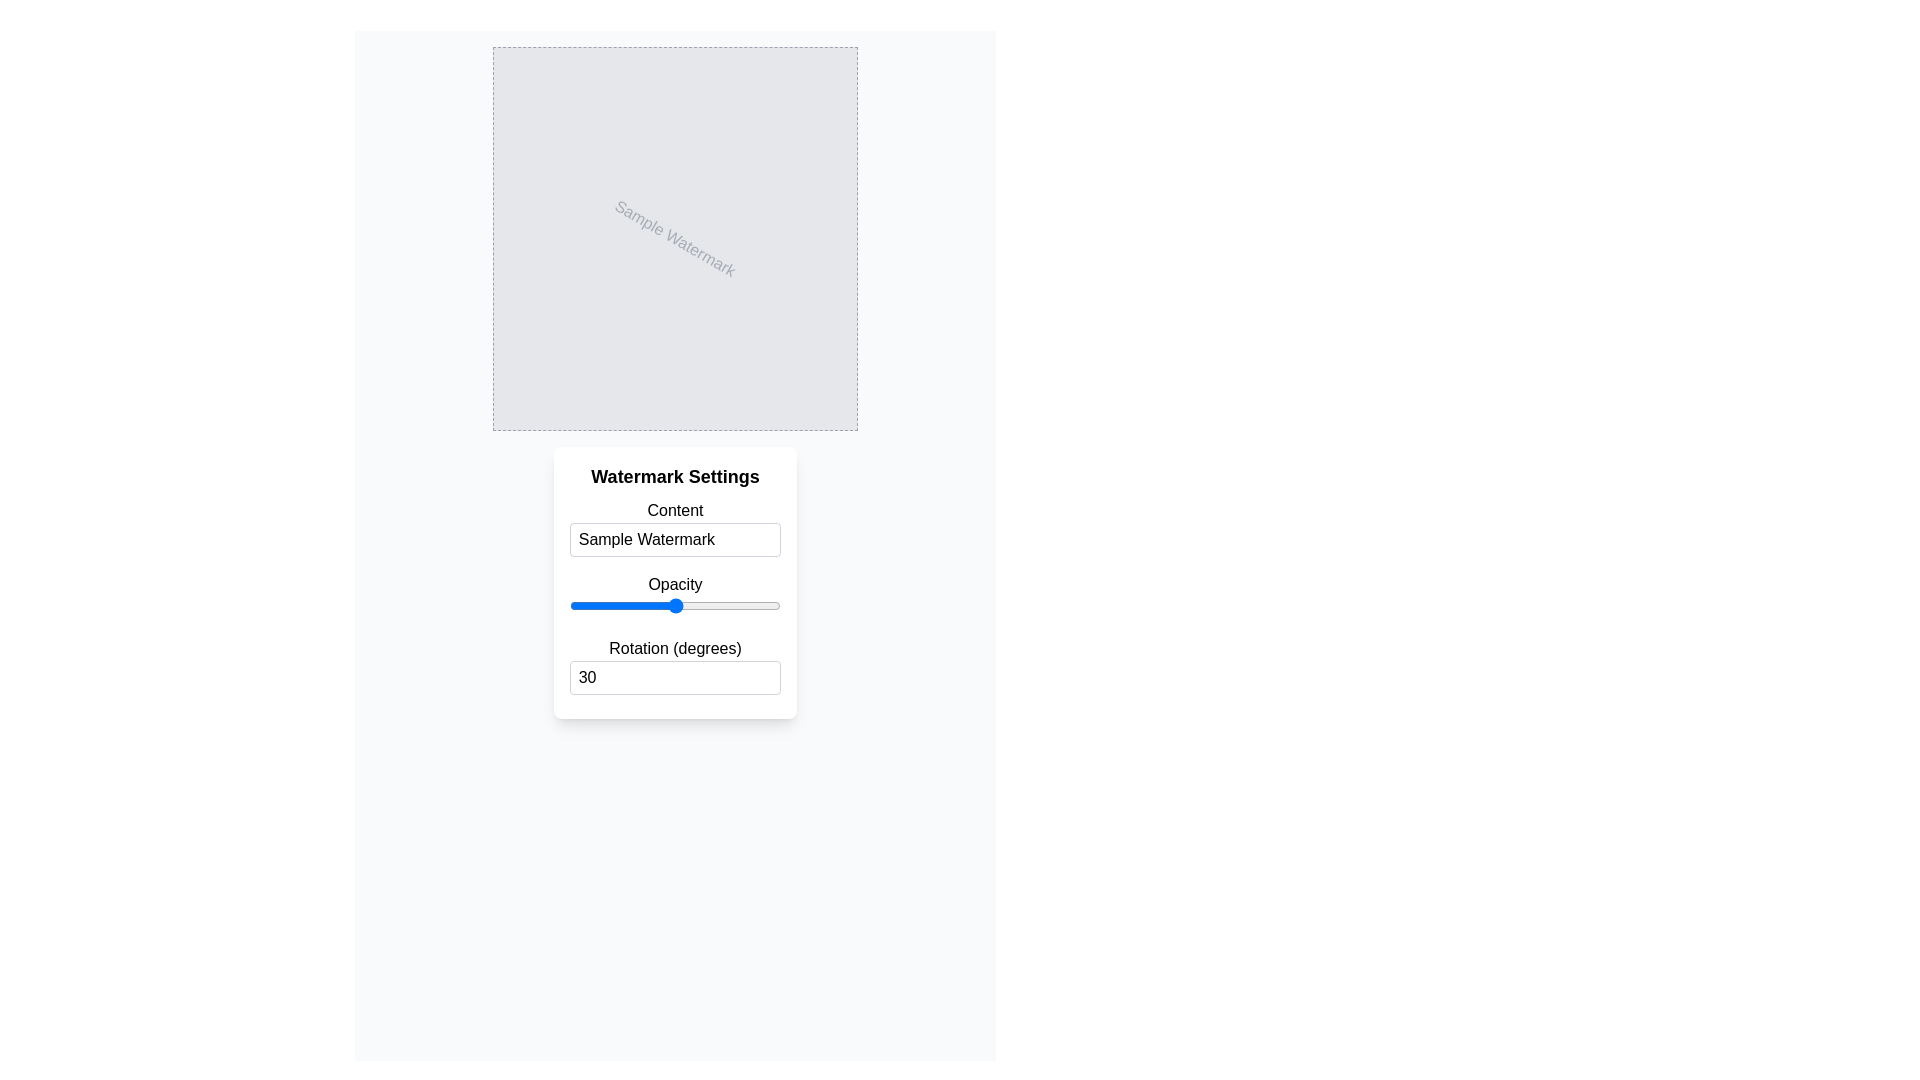  What do you see at coordinates (568, 604) in the screenshot?
I see `the opacity` at bounding box center [568, 604].